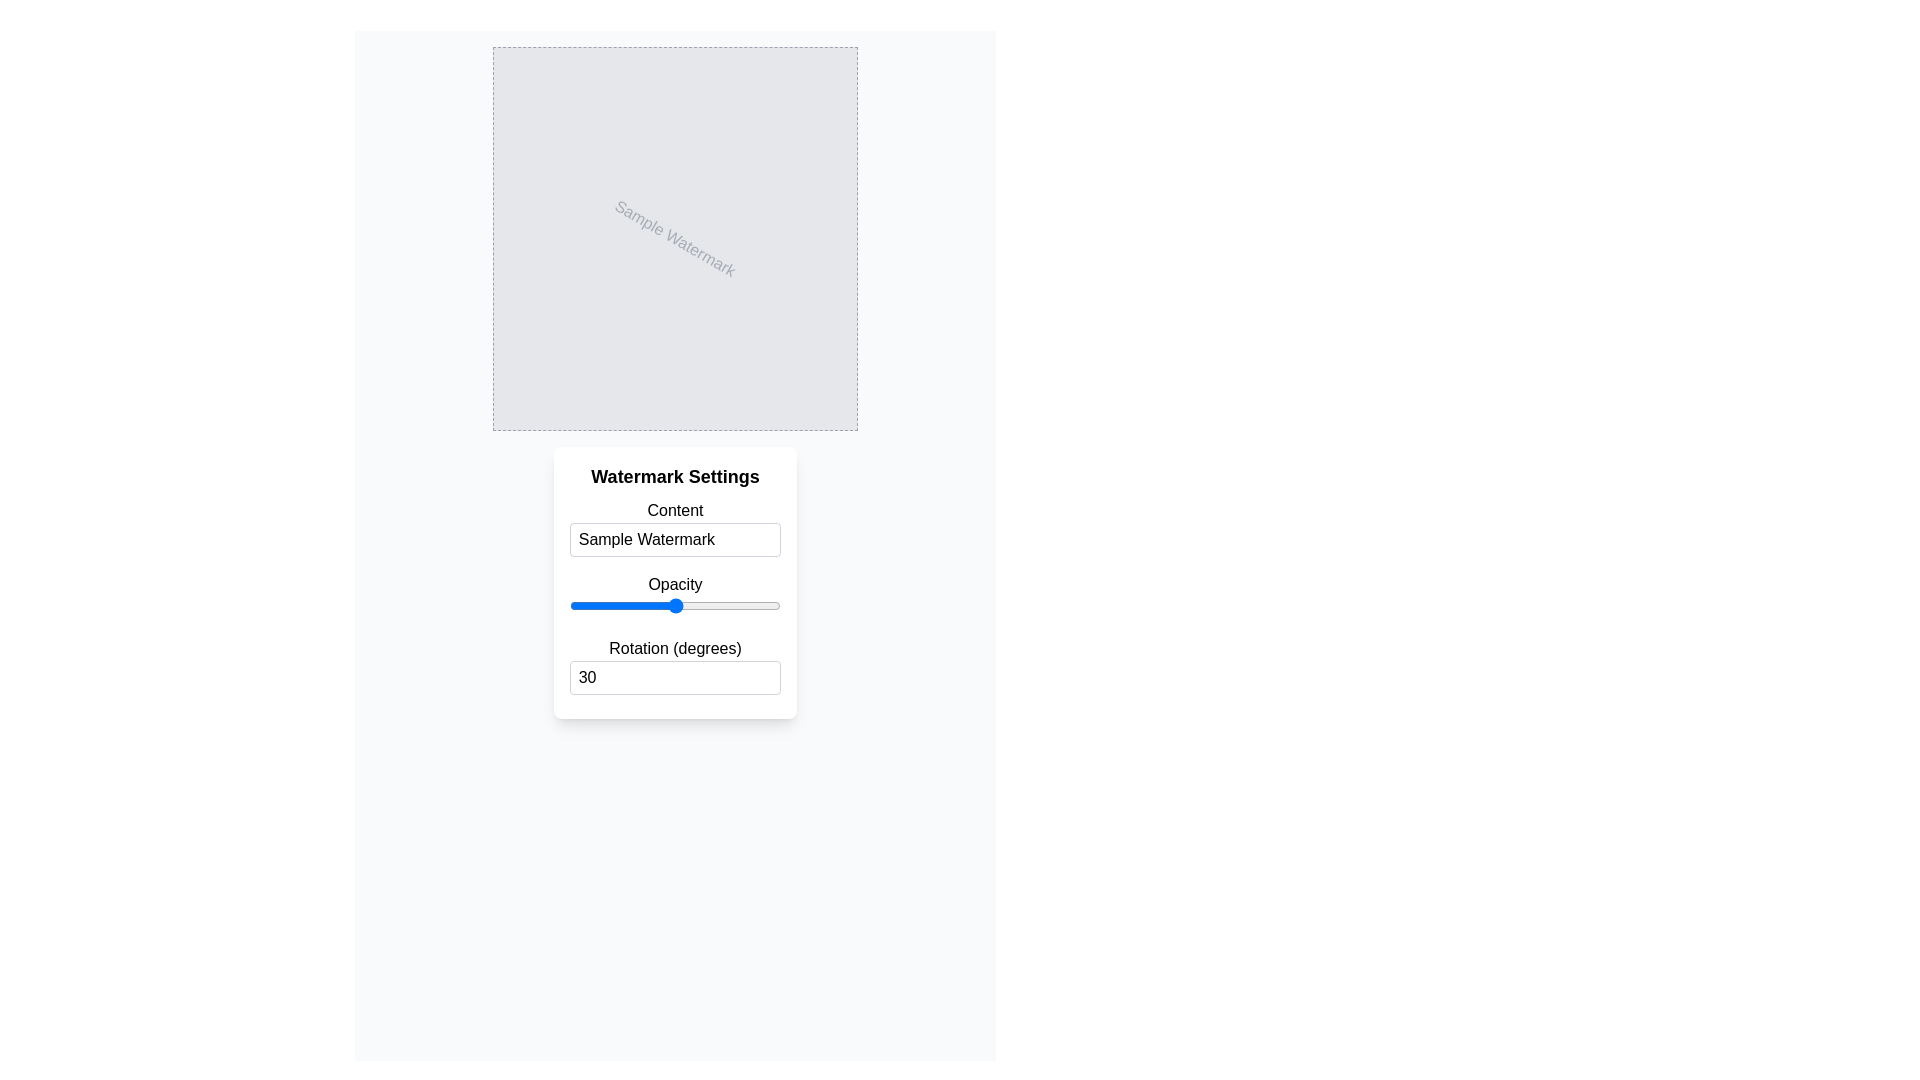  What do you see at coordinates (568, 604) in the screenshot?
I see `the opacity` at bounding box center [568, 604].